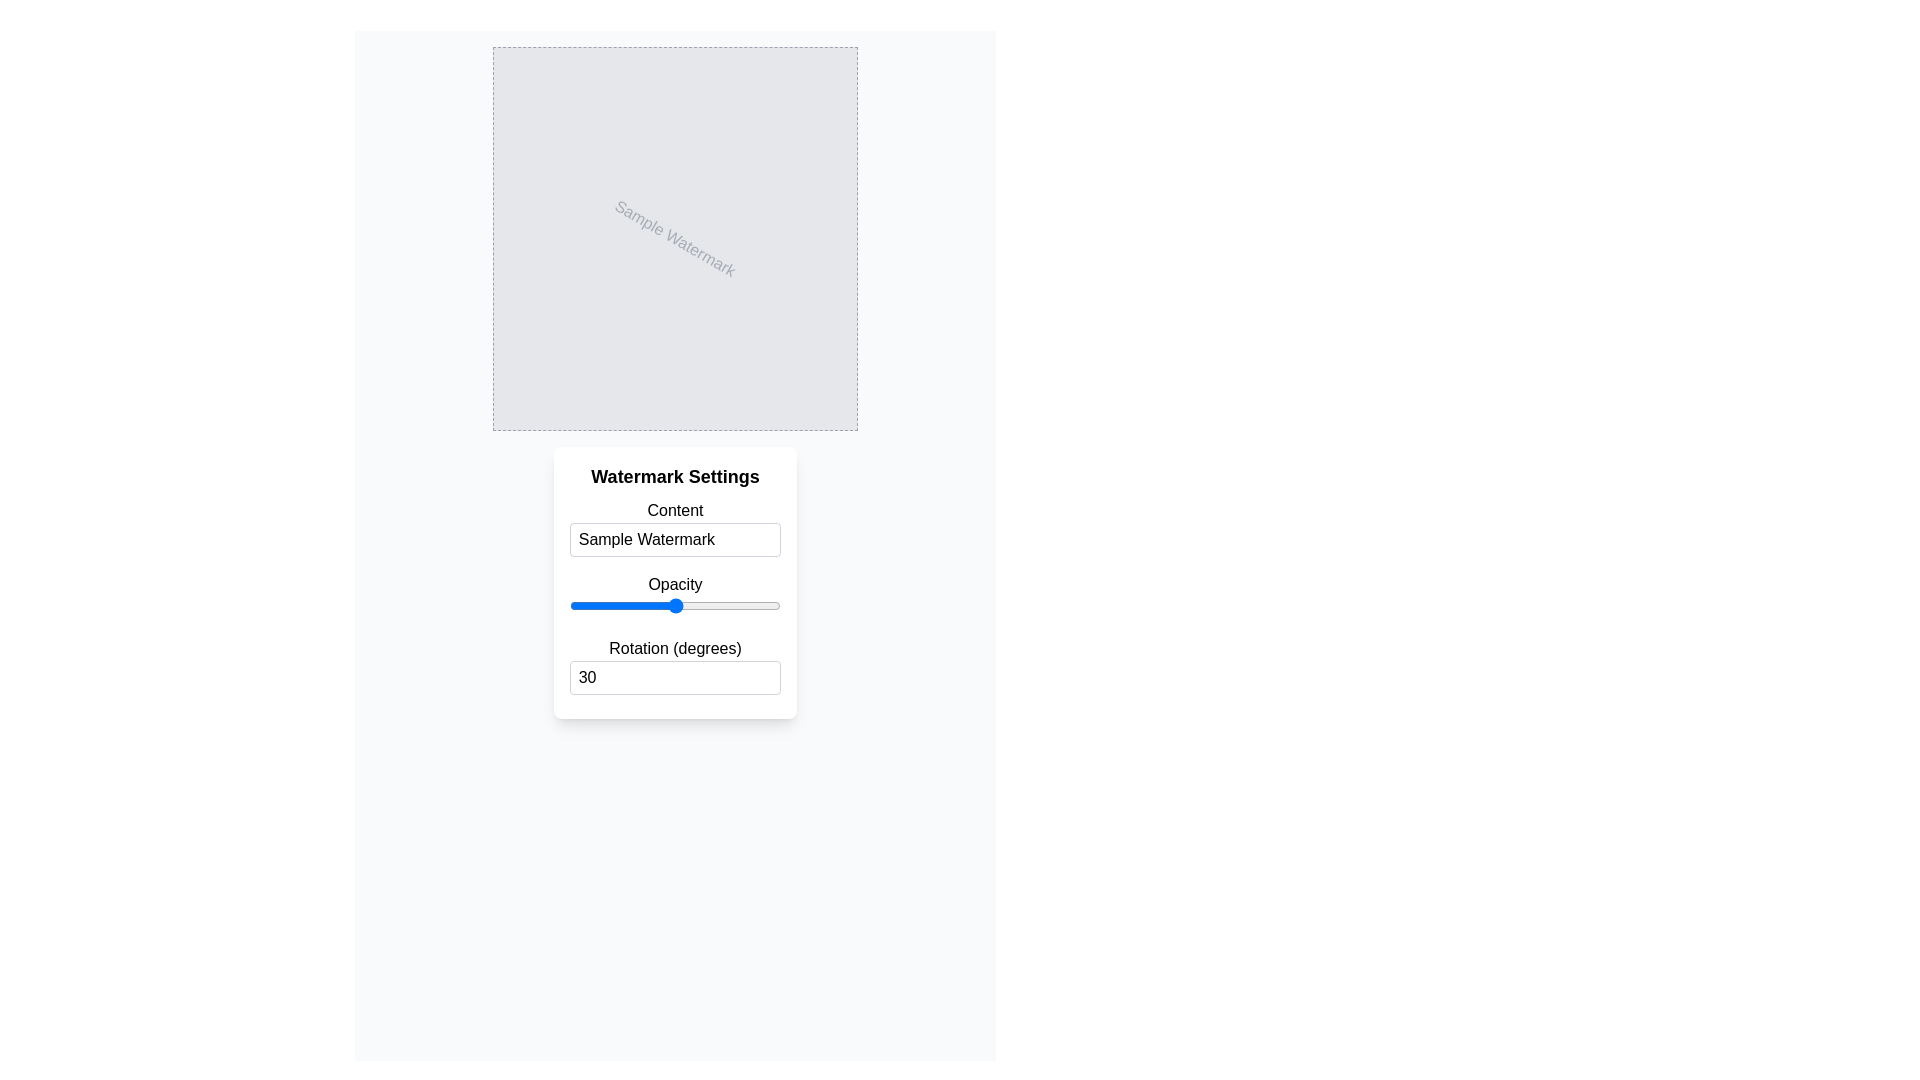  What do you see at coordinates (568, 604) in the screenshot?
I see `the opacity` at bounding box center [568, 604].